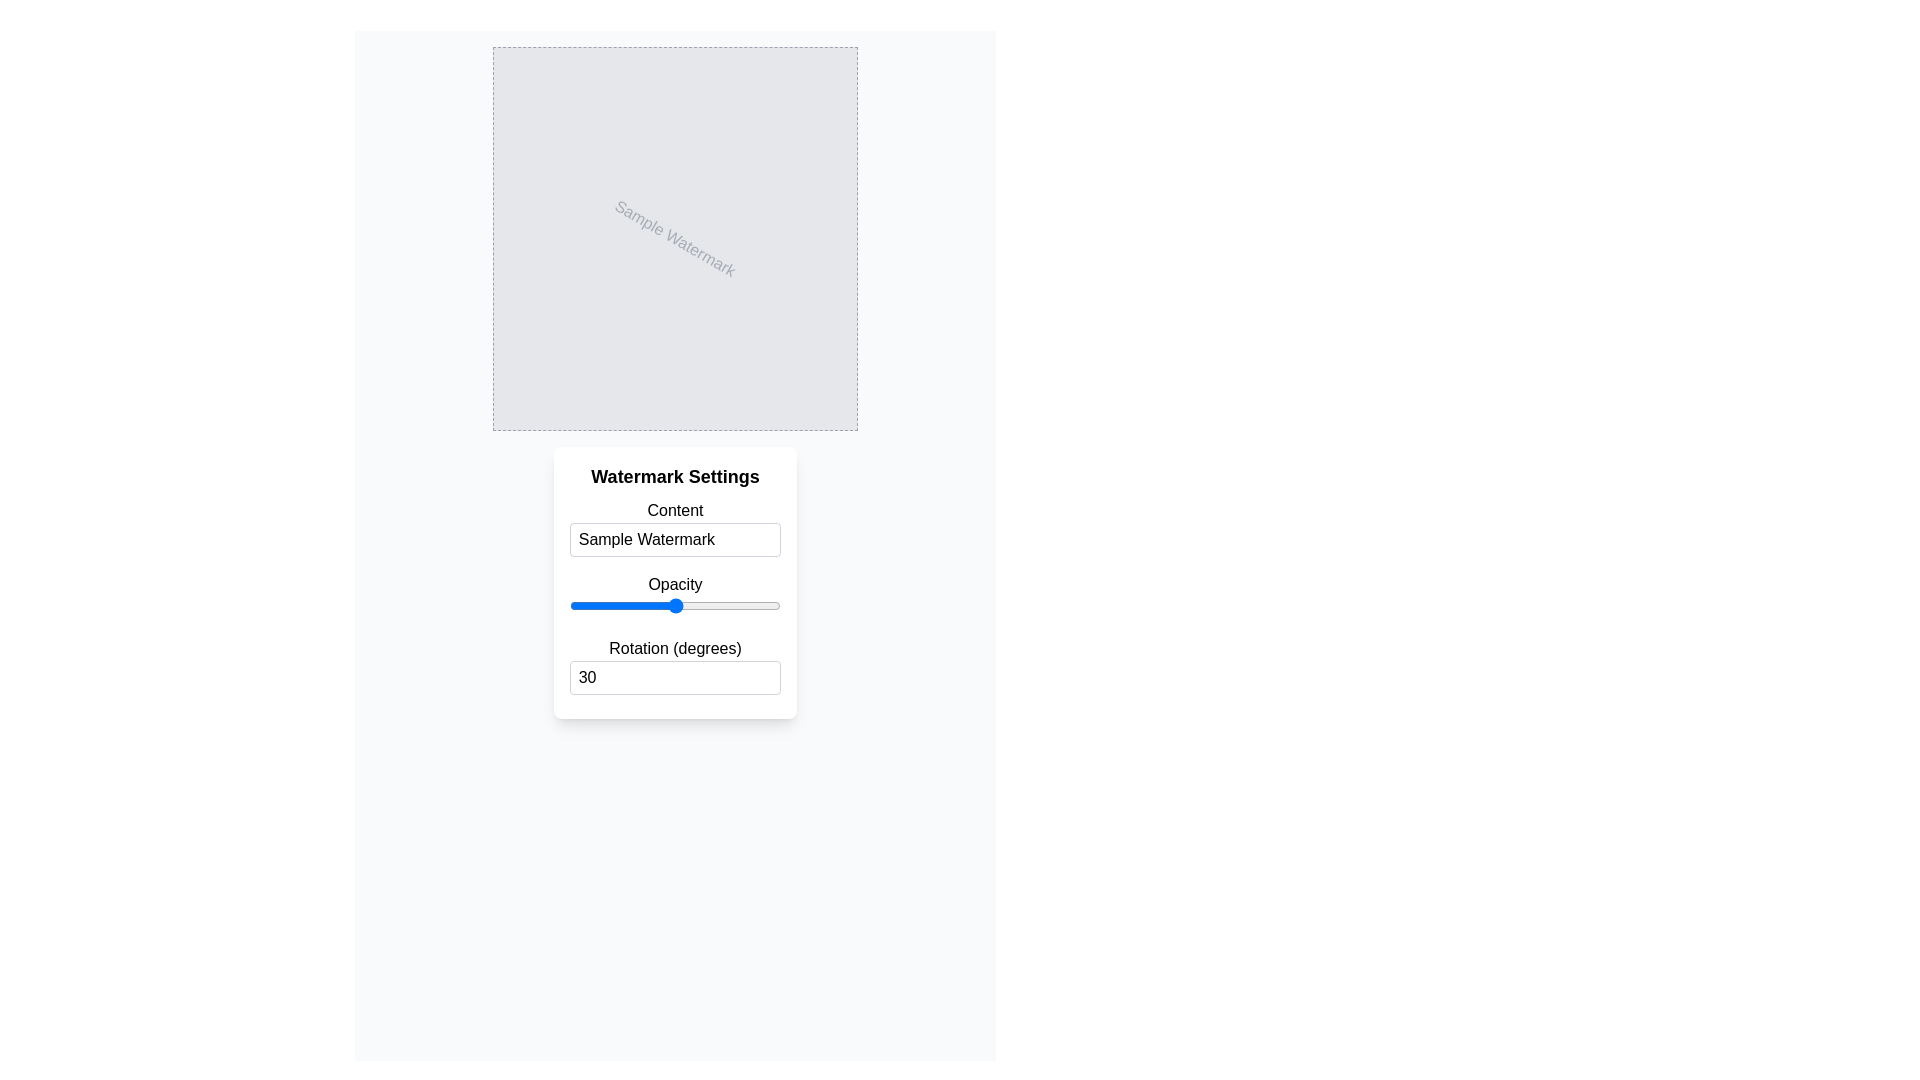  What do you see at coordinates (568, 604) in the screenshot?
I see `the opacity` at bounding box center [568, 604].